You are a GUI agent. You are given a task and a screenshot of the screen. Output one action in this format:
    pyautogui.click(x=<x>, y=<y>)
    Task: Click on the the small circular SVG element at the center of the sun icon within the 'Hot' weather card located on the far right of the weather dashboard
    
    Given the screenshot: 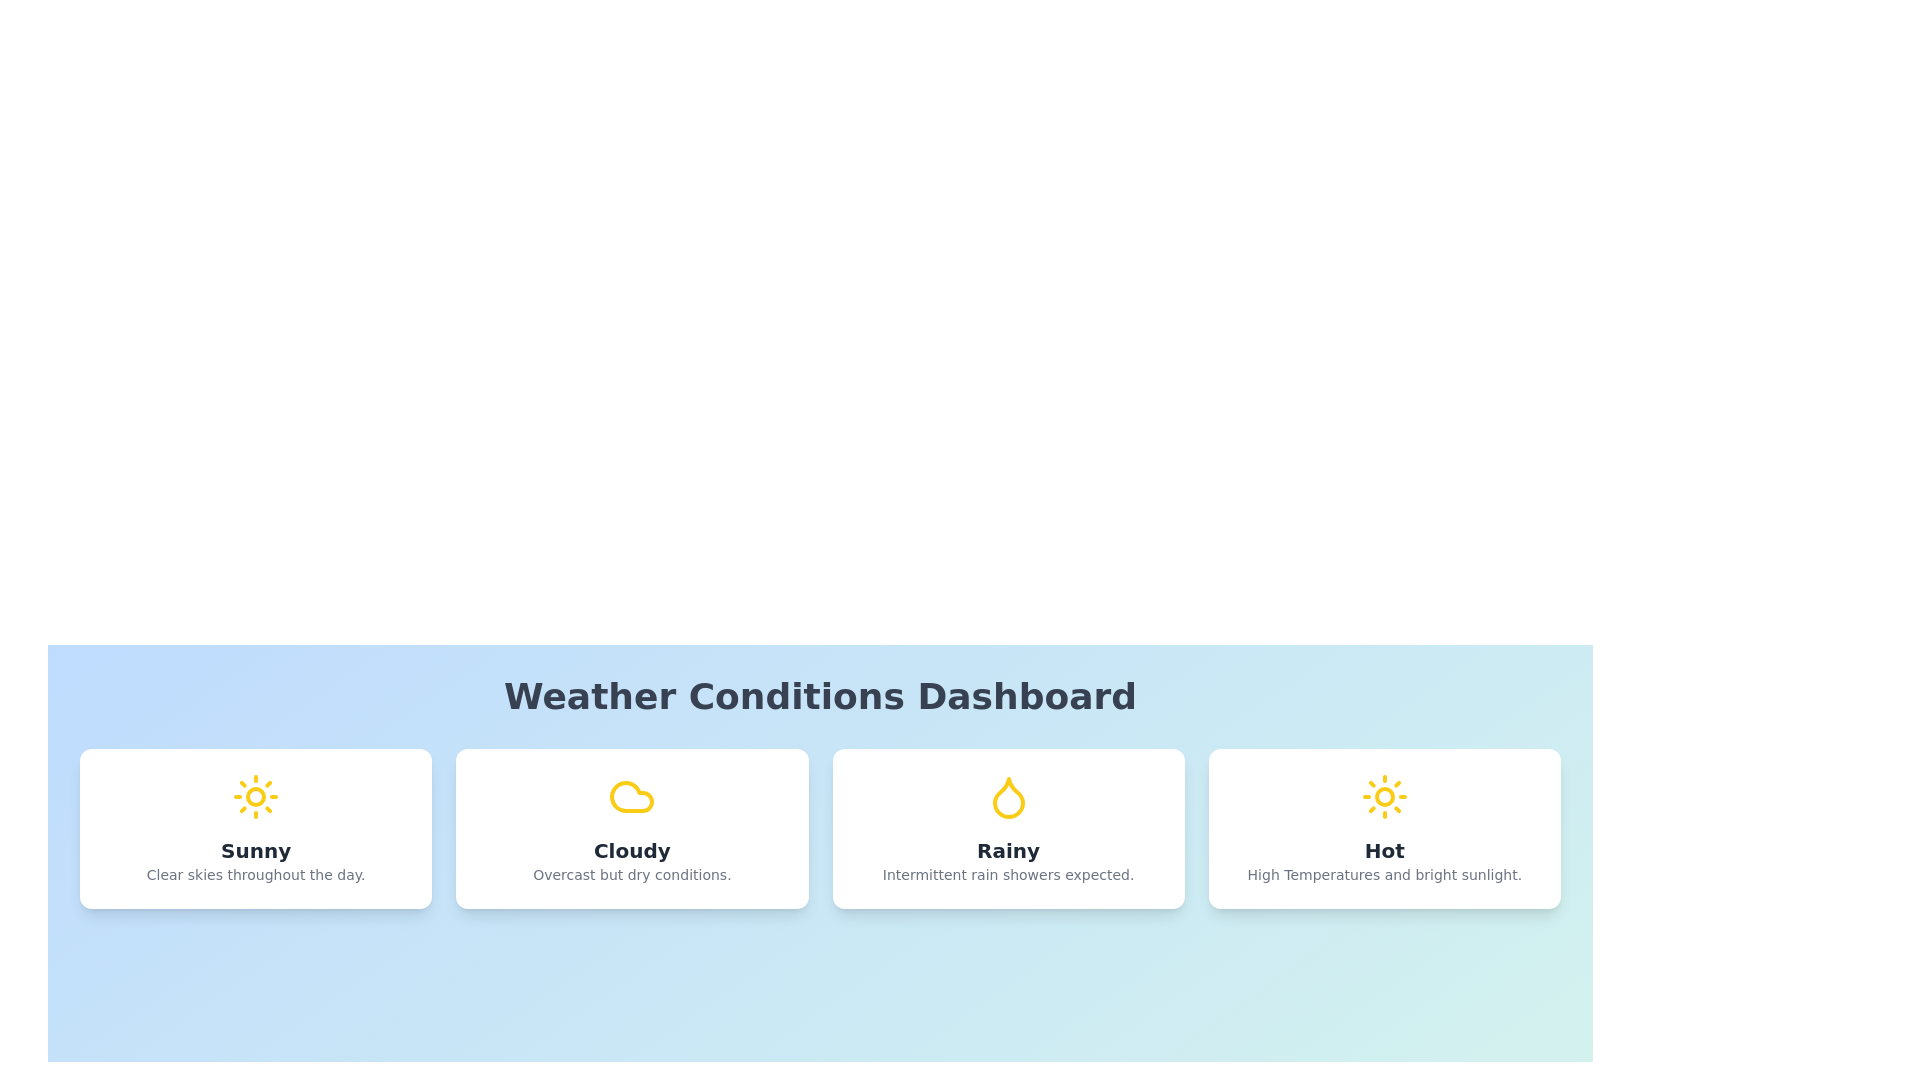 What is the action you would take?
    pyautogui.click(x=1383, y=796)
    